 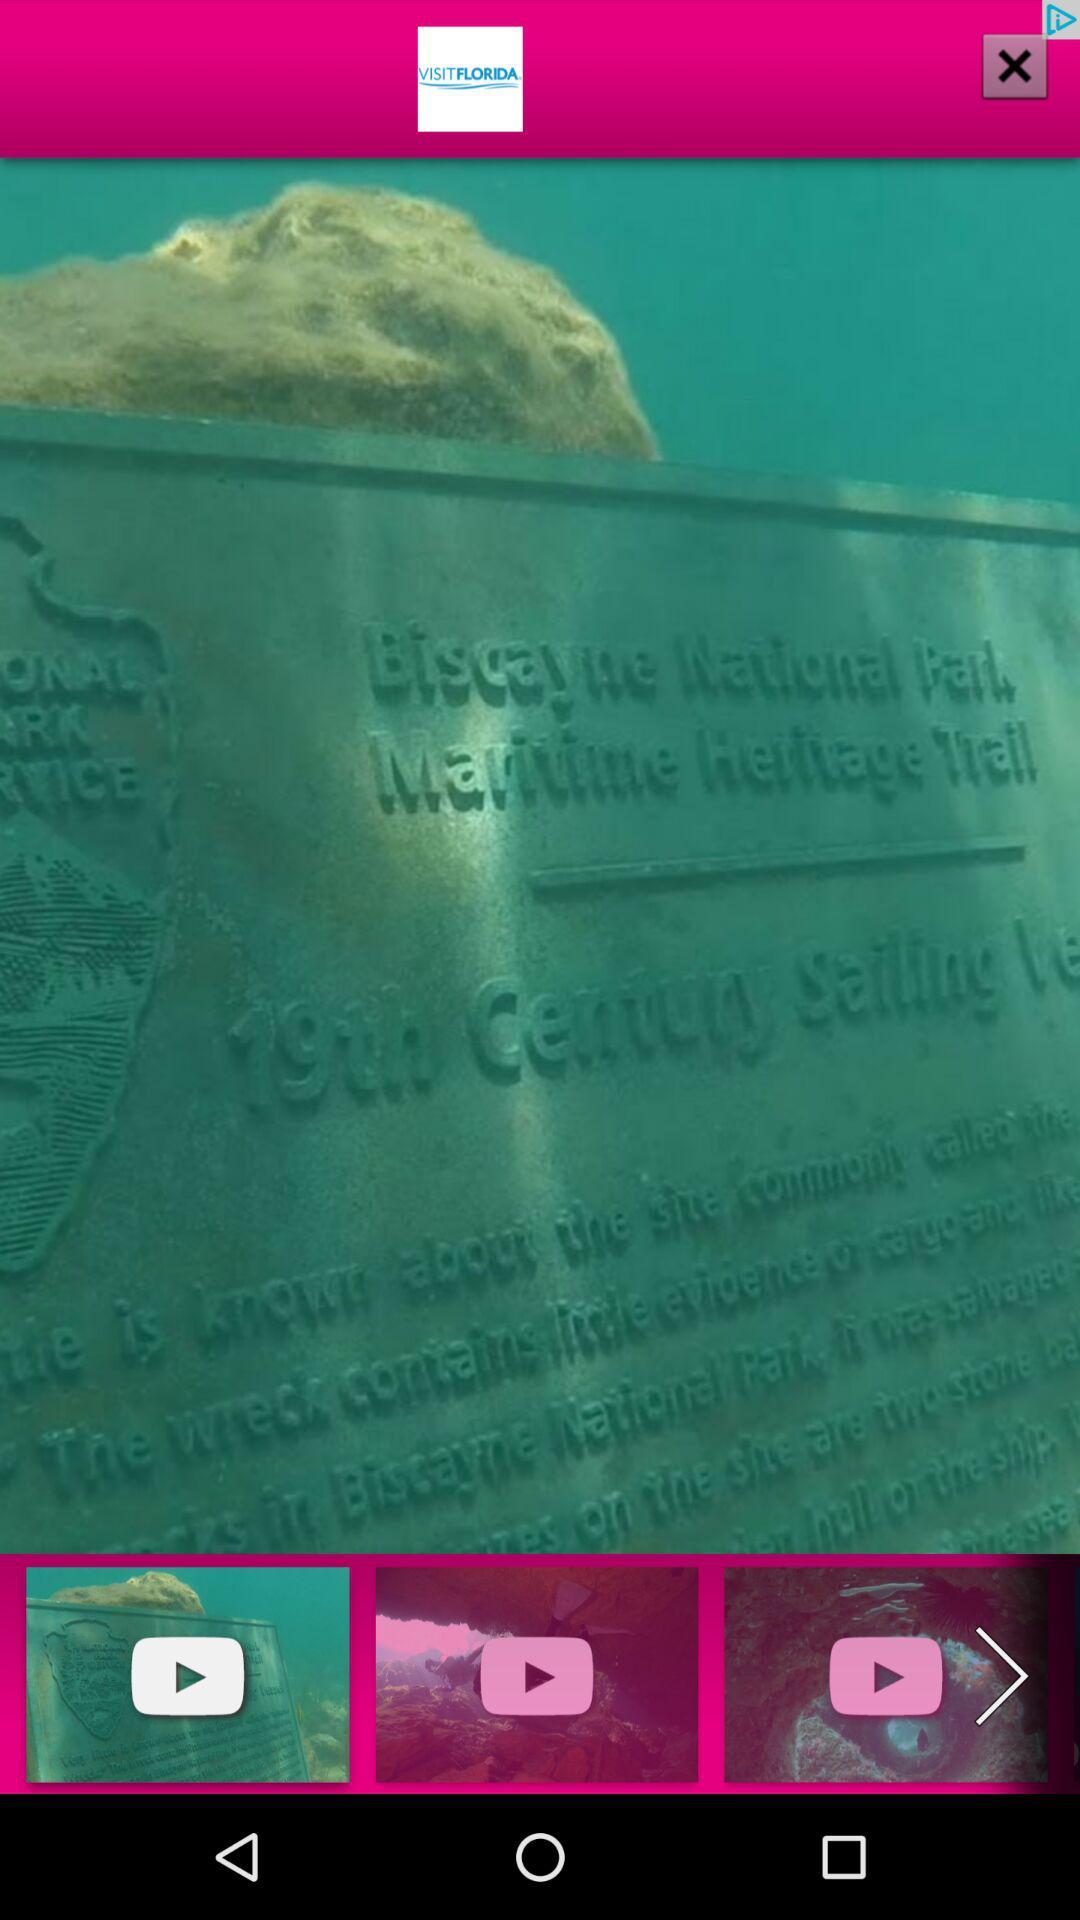 I want to click on the close icon, so click(x=1014, y=70).